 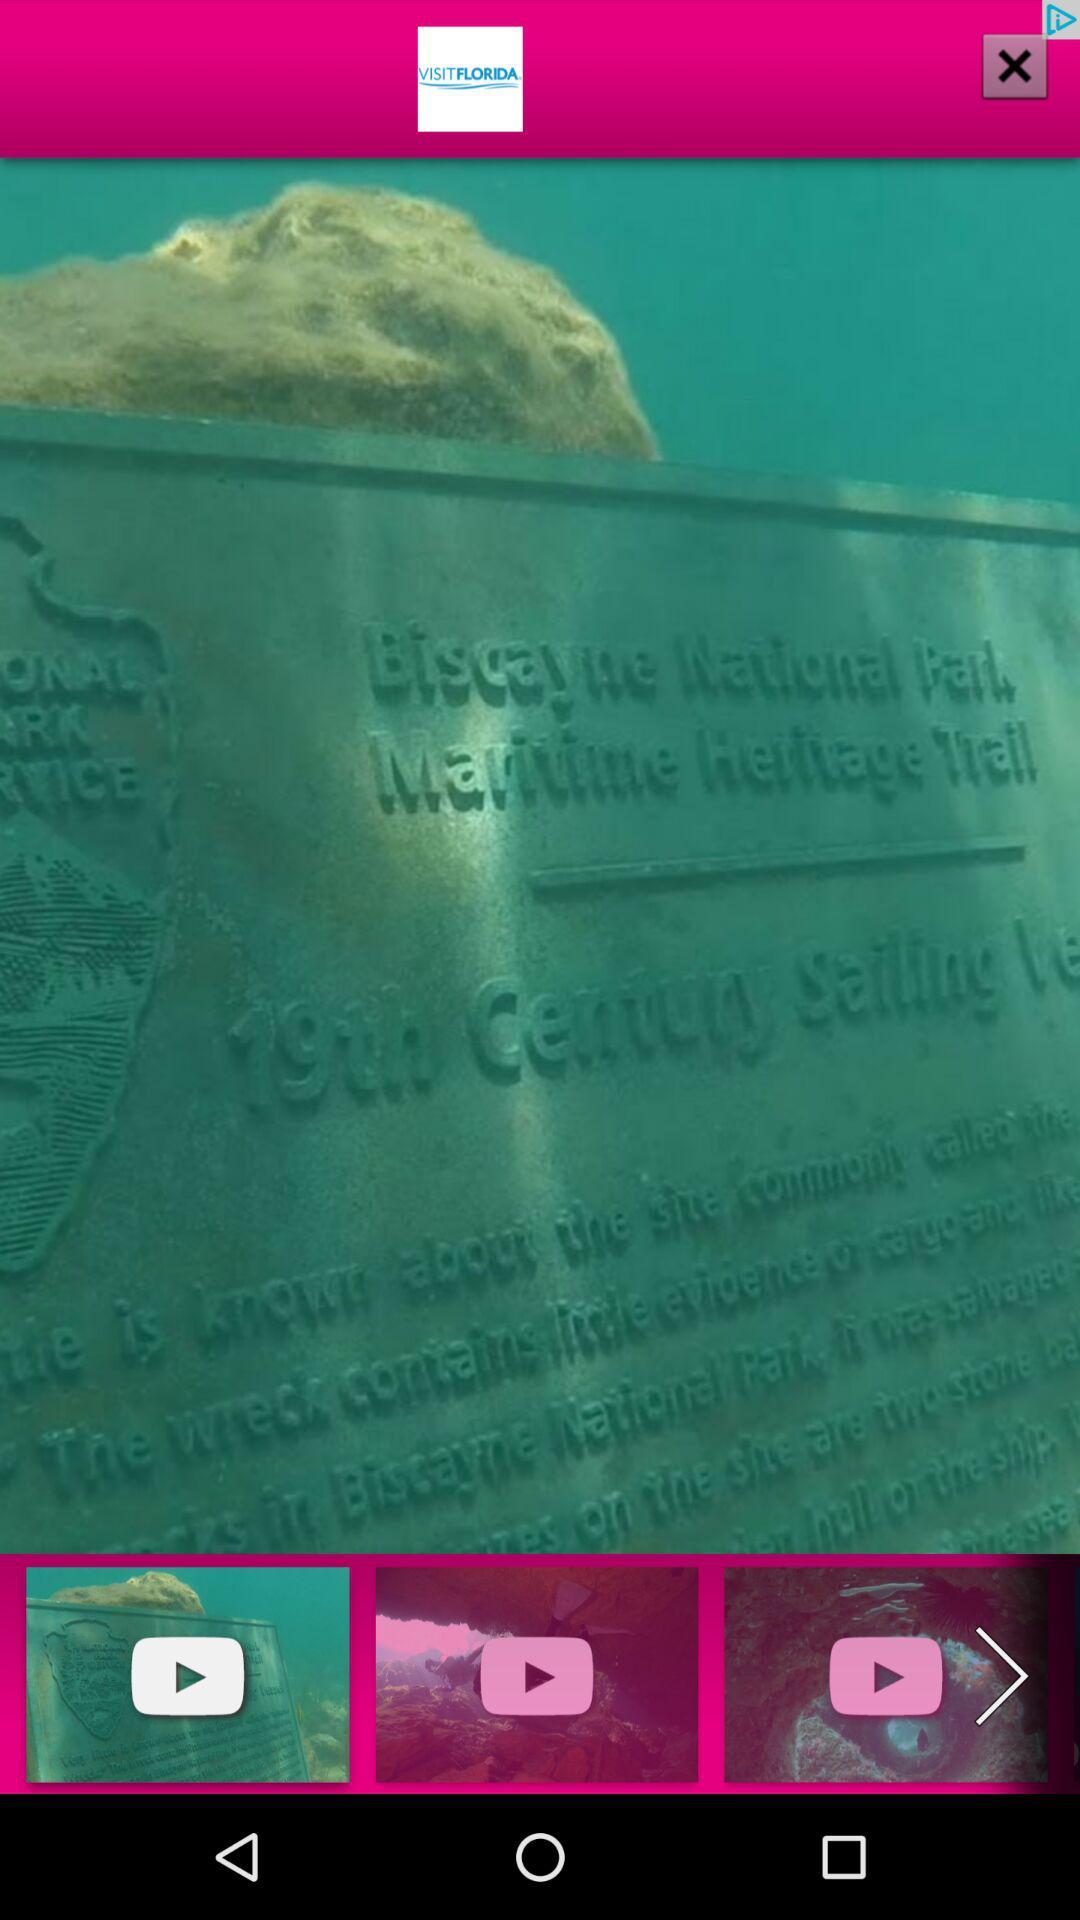 I want to click on the close icon, so click(x=1014, y=70).